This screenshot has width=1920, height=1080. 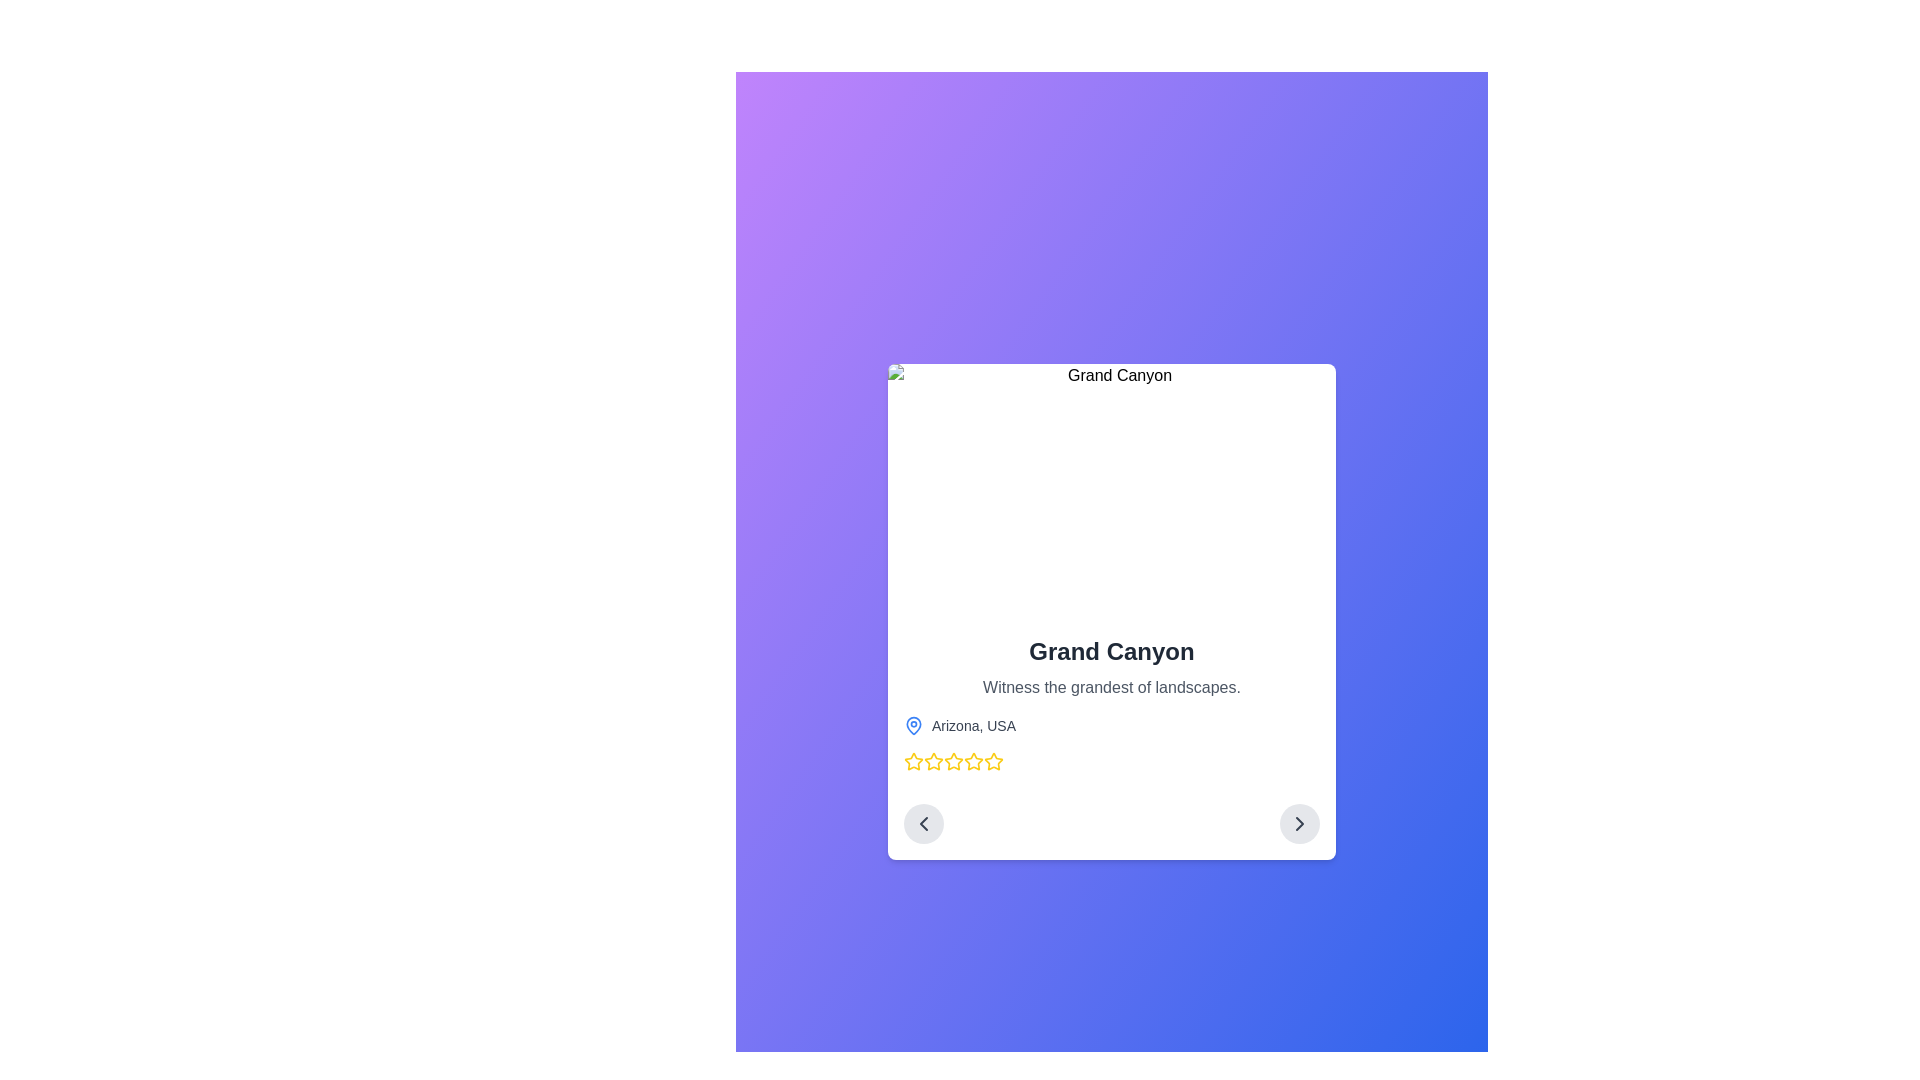 What do you see at coordinates (1111, 492) in the screenshot?
I see `the Grand Canyon image displayed in the upper area of the card layout` at bounding box center [1111, 492].